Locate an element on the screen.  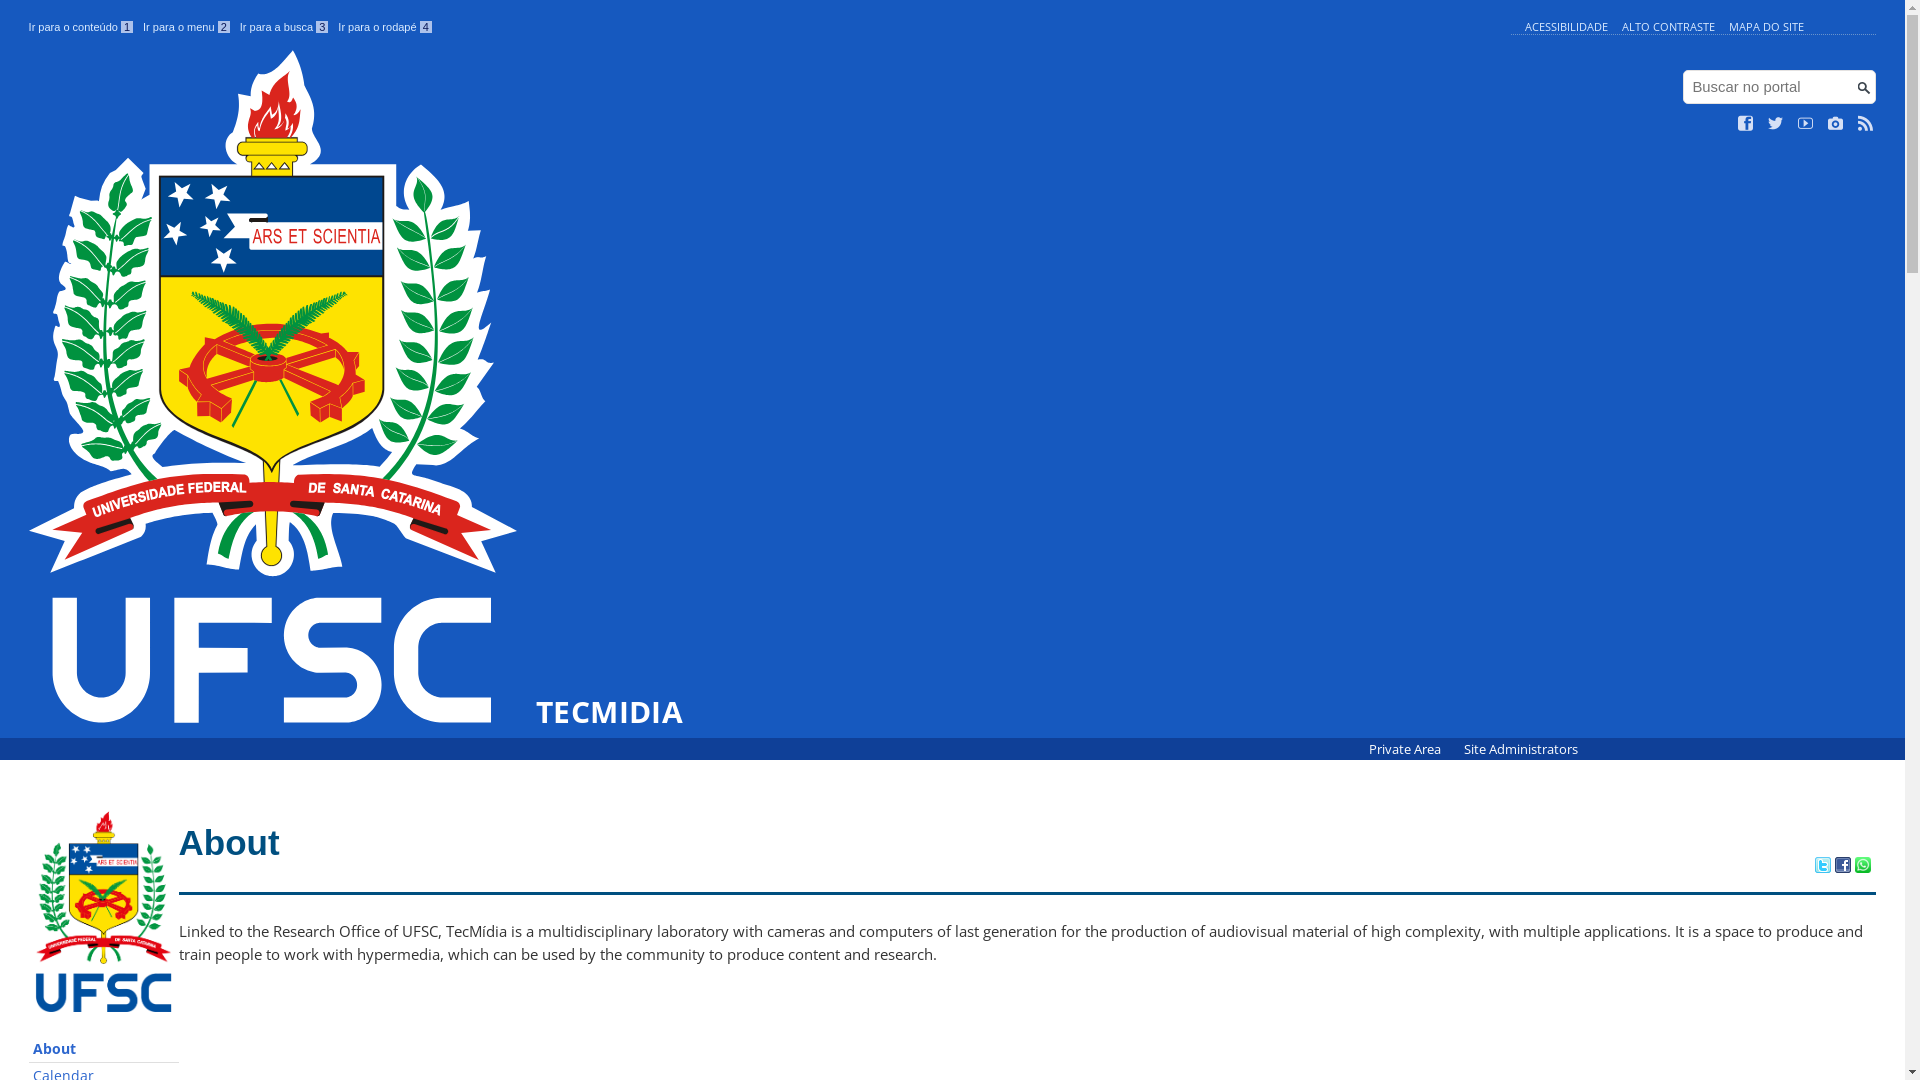
'Site Administrators' is located at coordinates (1520, 749).